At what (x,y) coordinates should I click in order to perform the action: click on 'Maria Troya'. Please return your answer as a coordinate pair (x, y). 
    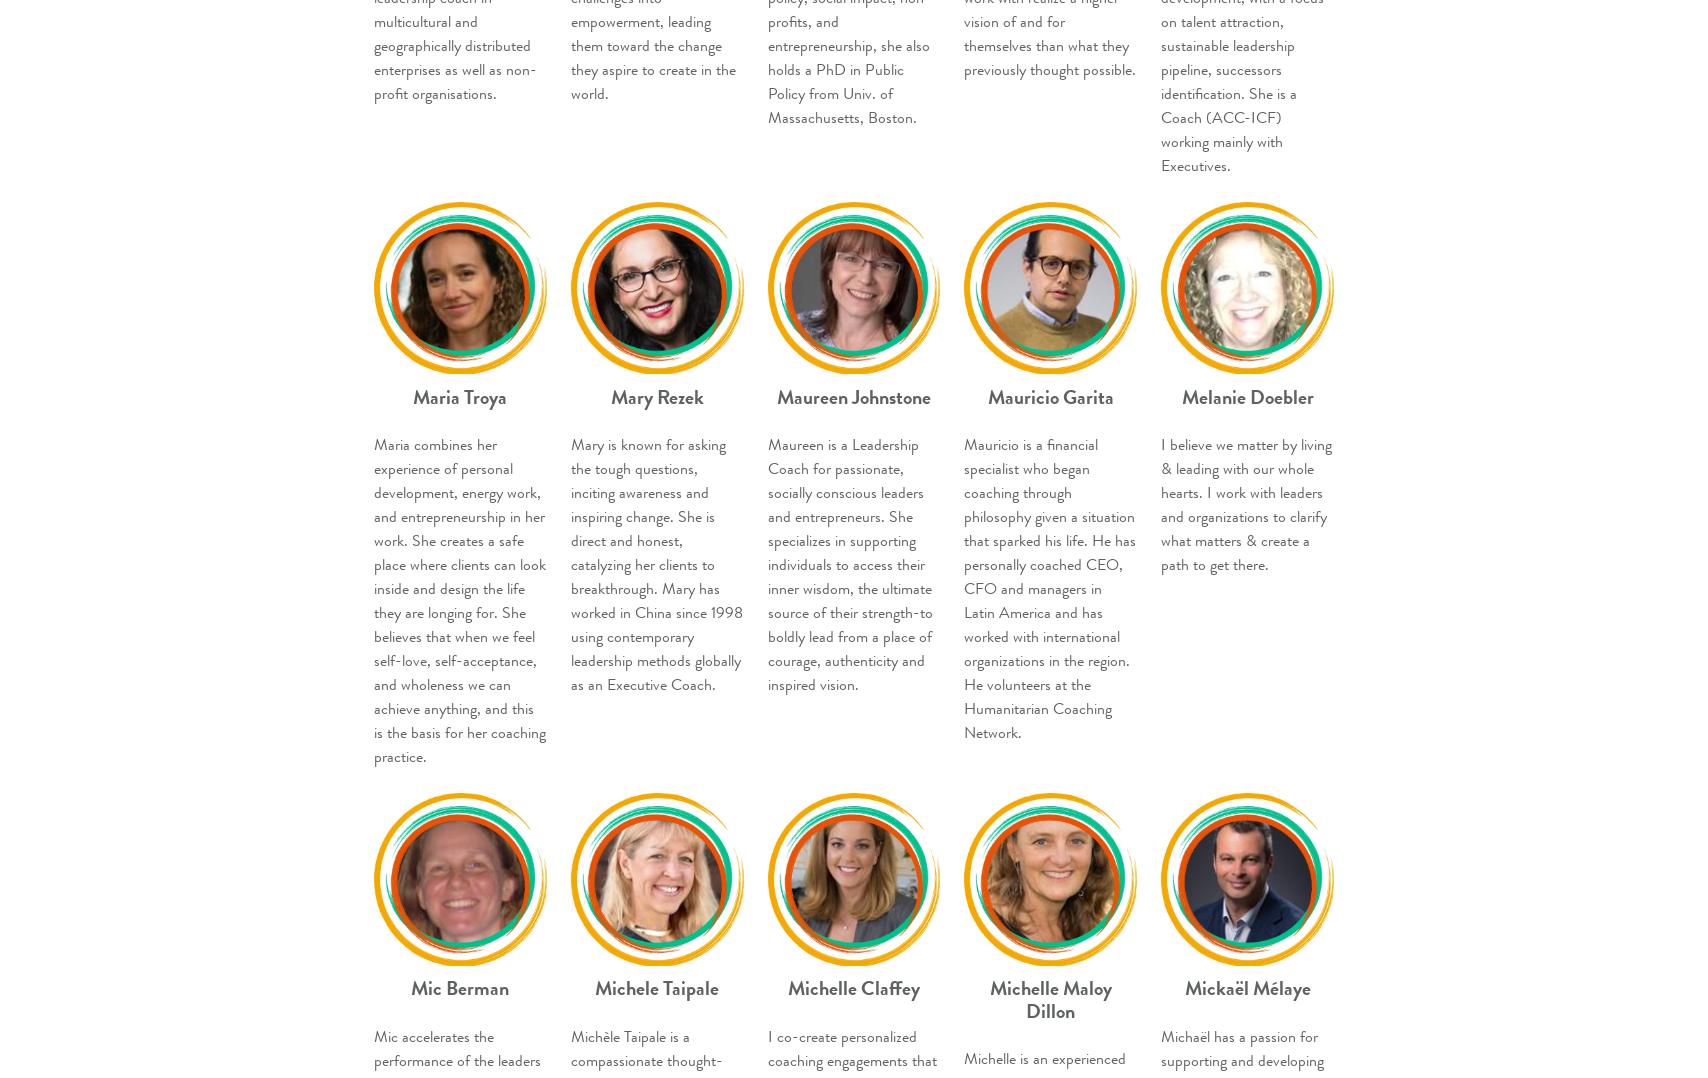
    Looking at the image, I should click on (459, 395).